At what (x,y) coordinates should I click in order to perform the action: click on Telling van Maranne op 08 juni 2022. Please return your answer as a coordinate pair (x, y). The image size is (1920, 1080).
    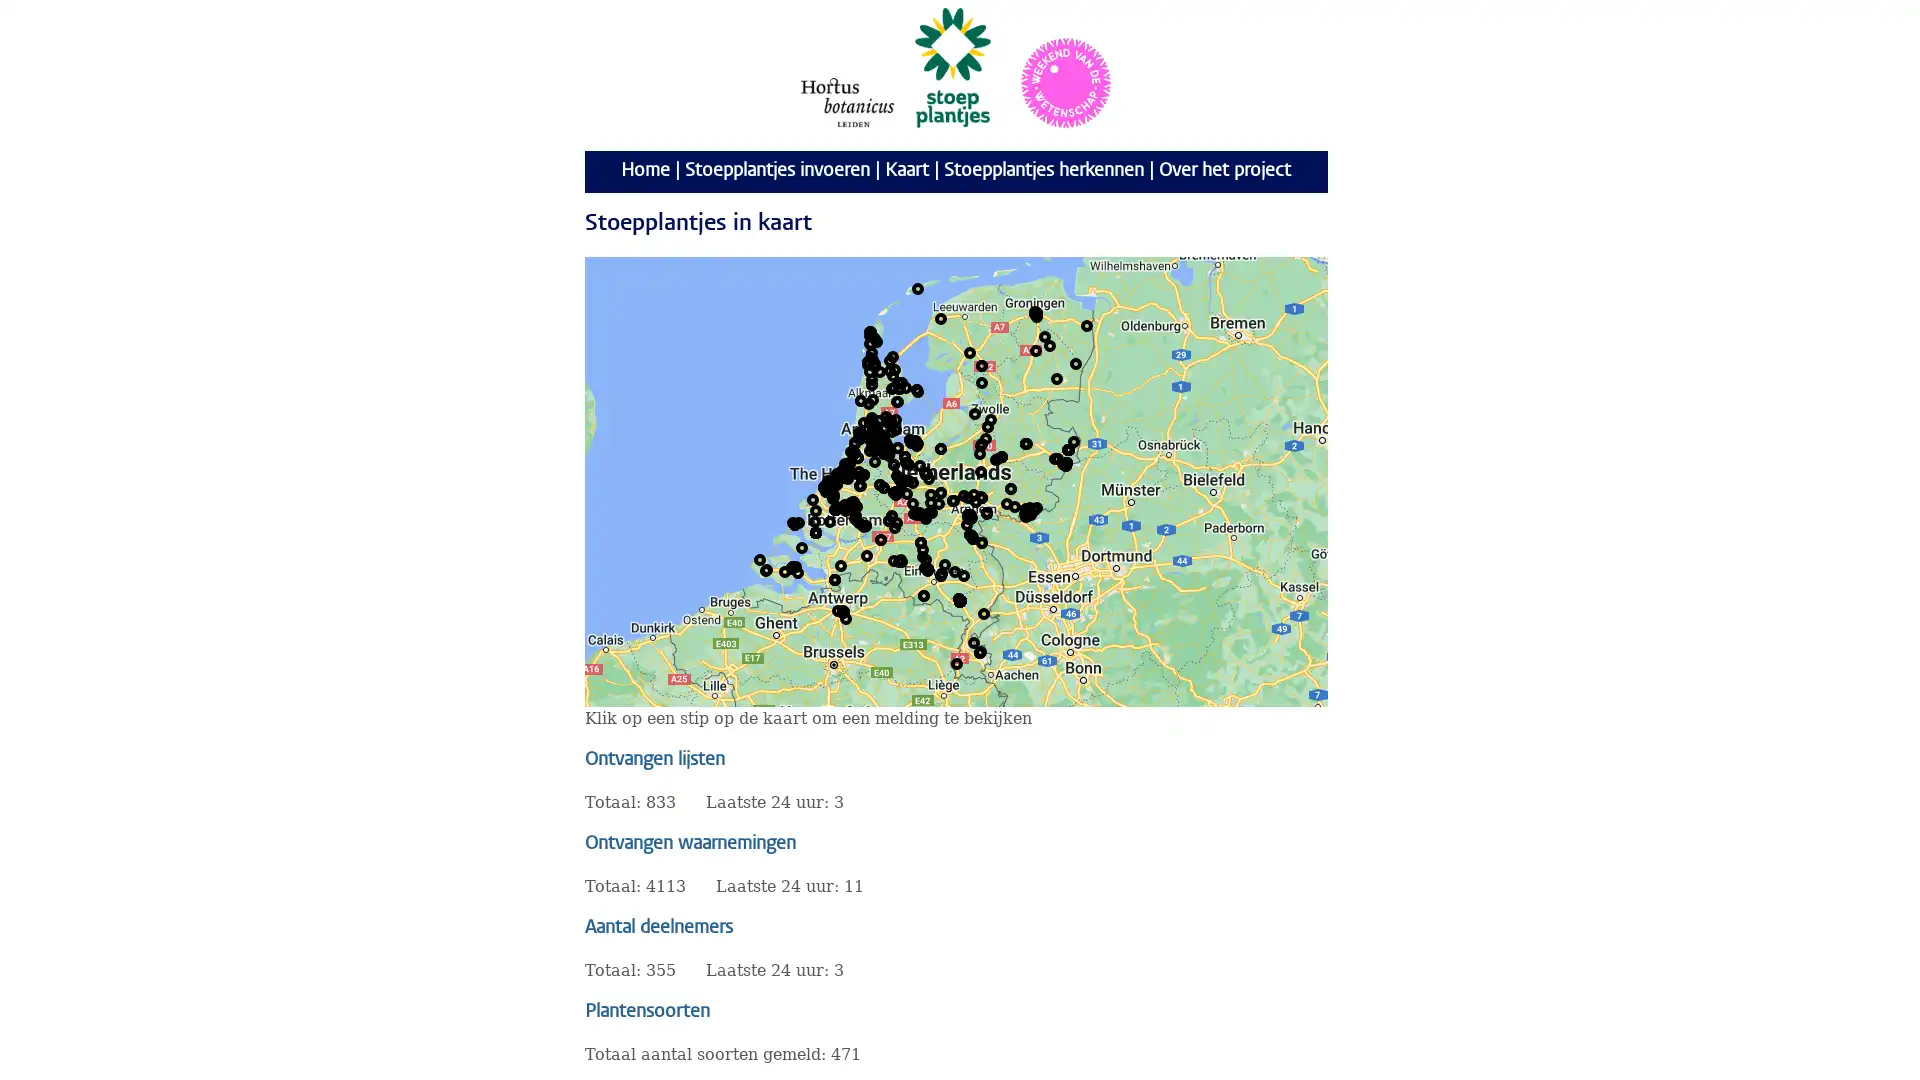
    Looking at the image, I should click on (982, 496).